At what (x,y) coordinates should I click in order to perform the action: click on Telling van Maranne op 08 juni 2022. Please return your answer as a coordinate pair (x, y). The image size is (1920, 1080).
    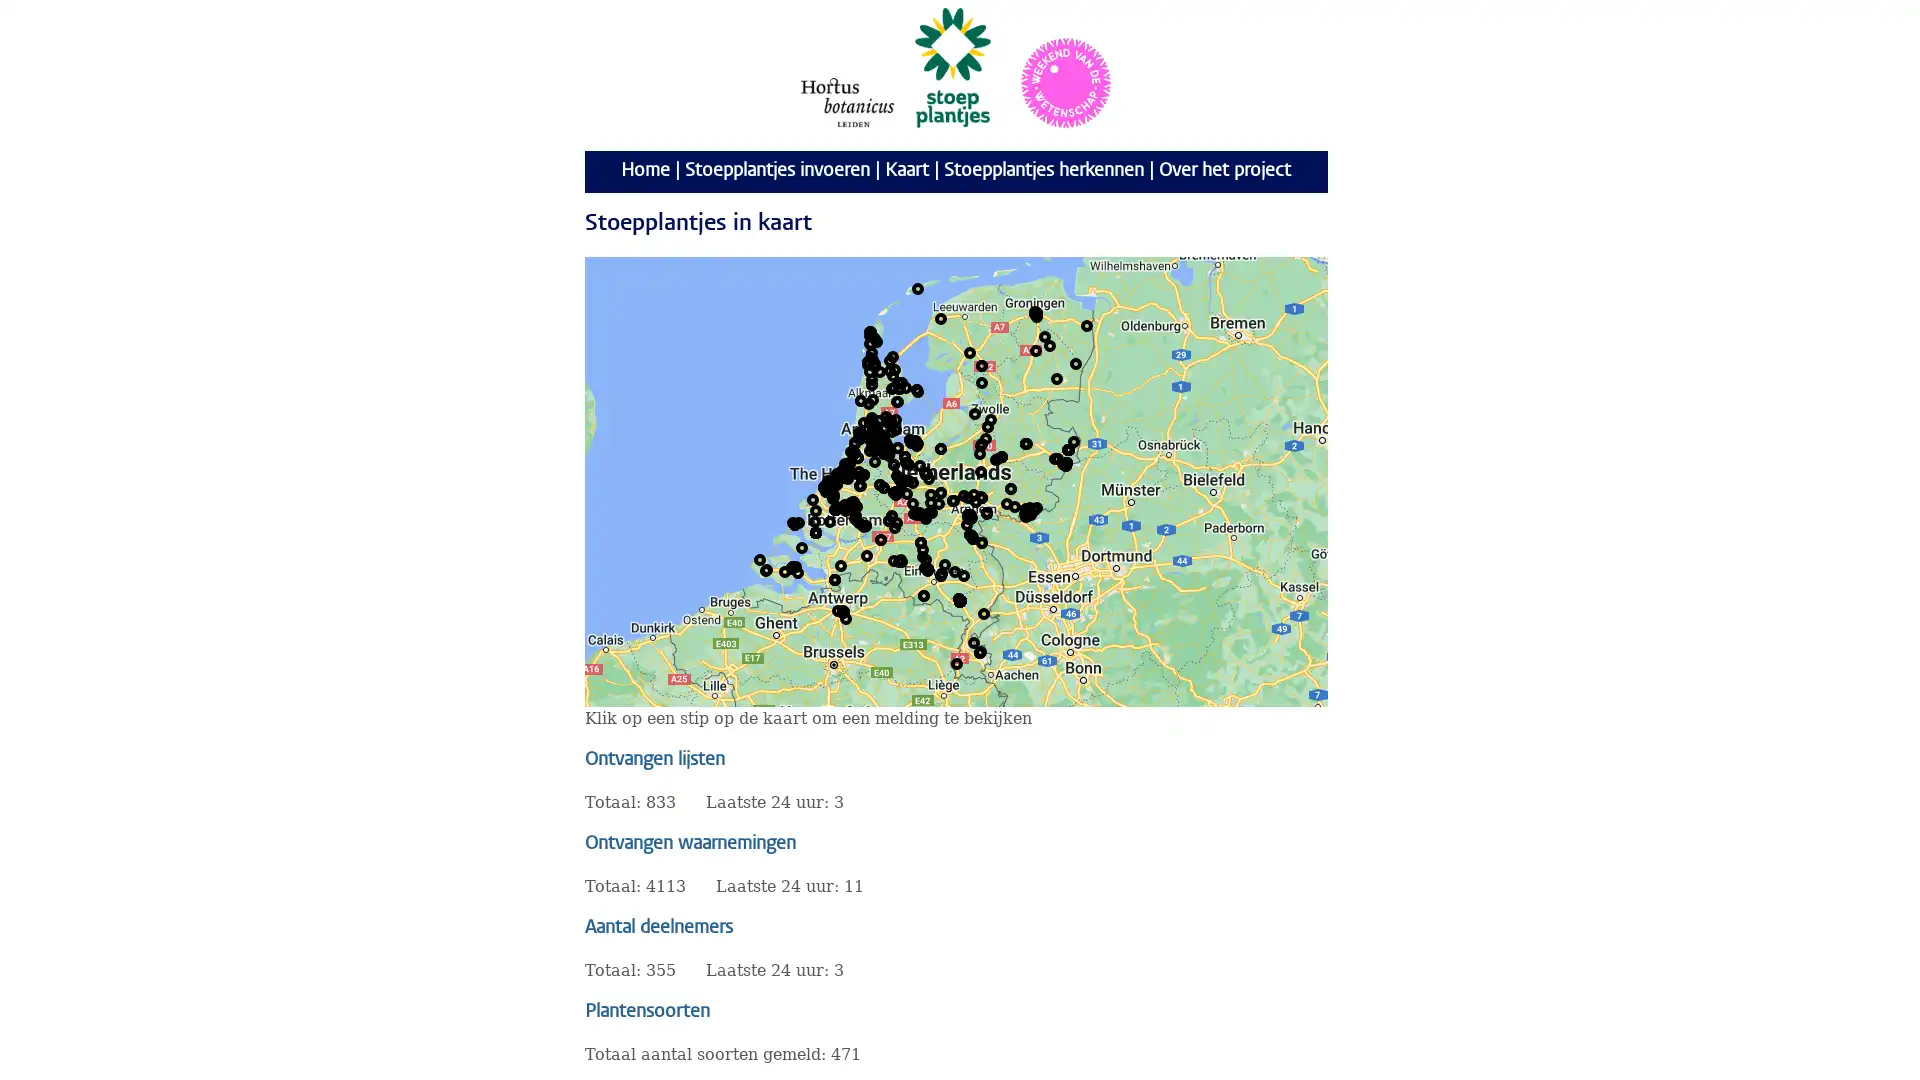
    Looking at the image, I should click on (982, 496).